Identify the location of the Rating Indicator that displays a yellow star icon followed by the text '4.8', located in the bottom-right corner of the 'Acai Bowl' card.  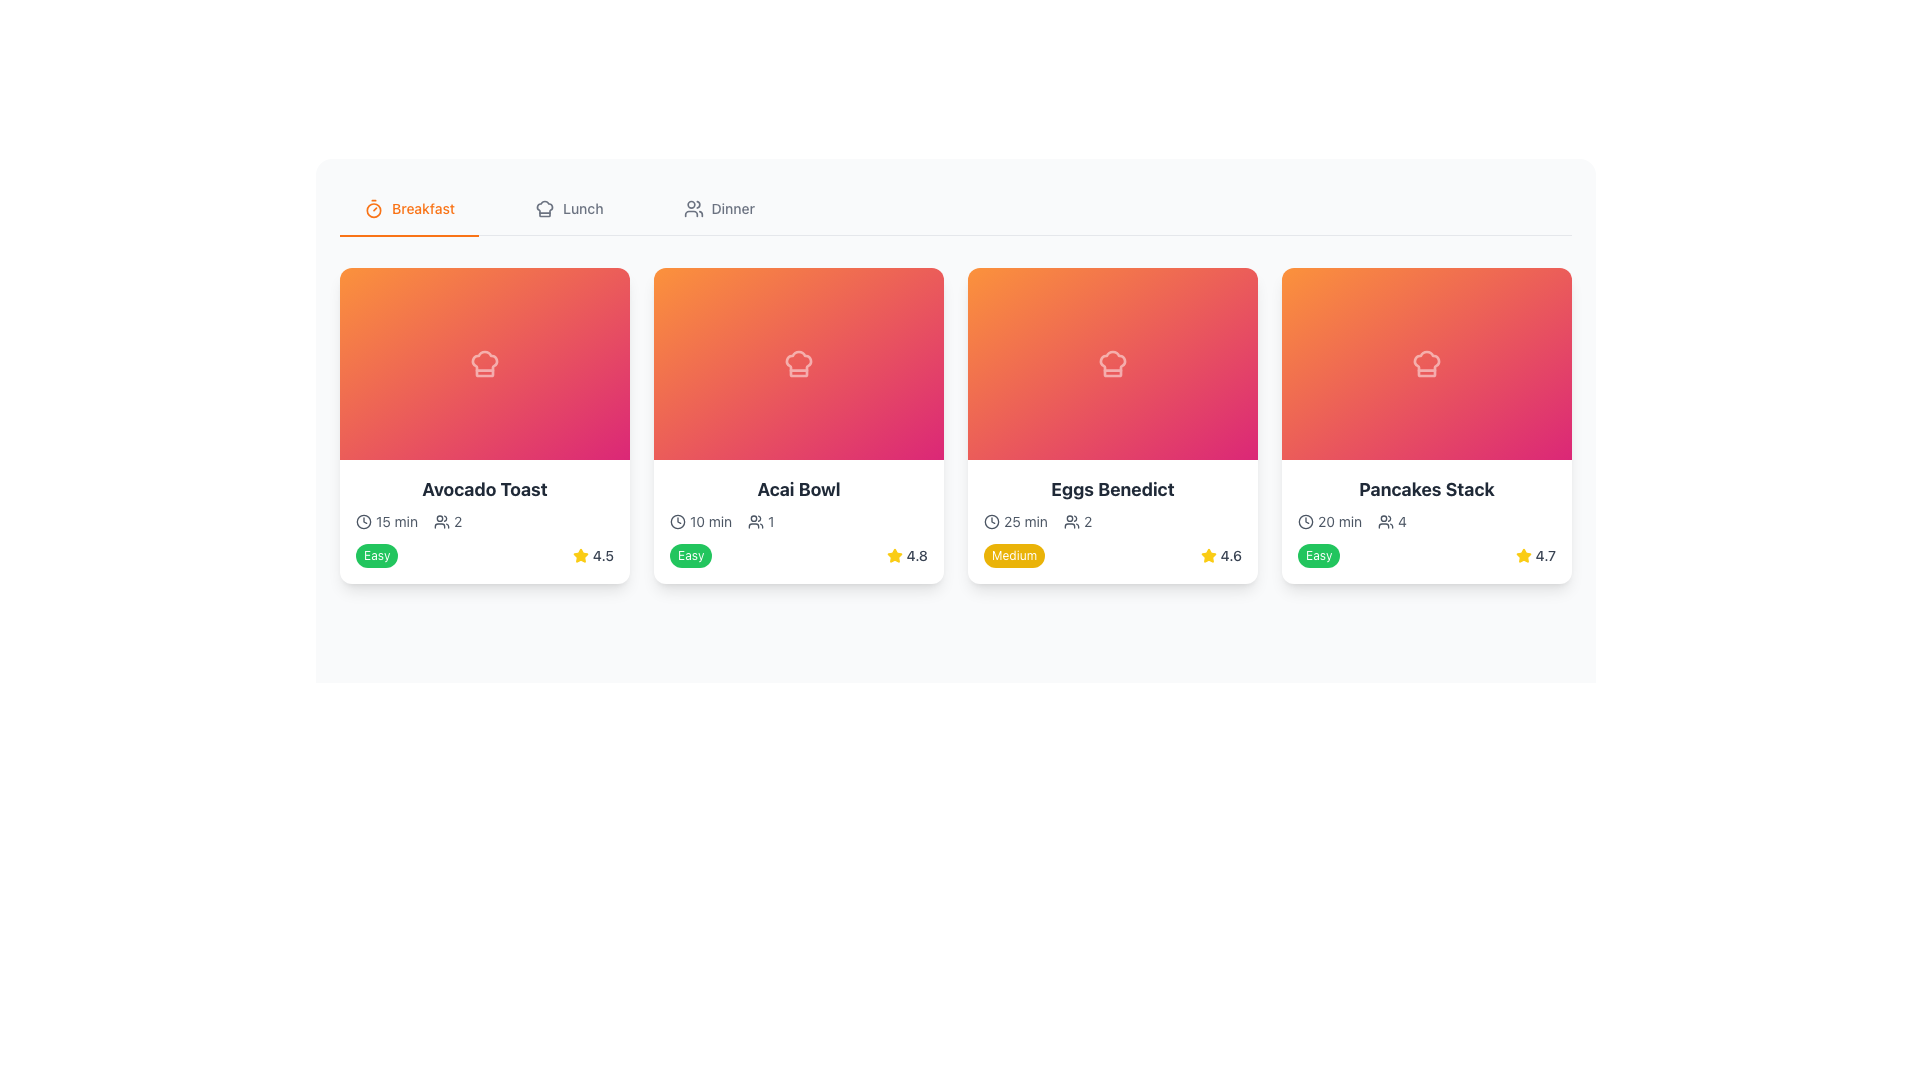
(906, 555).